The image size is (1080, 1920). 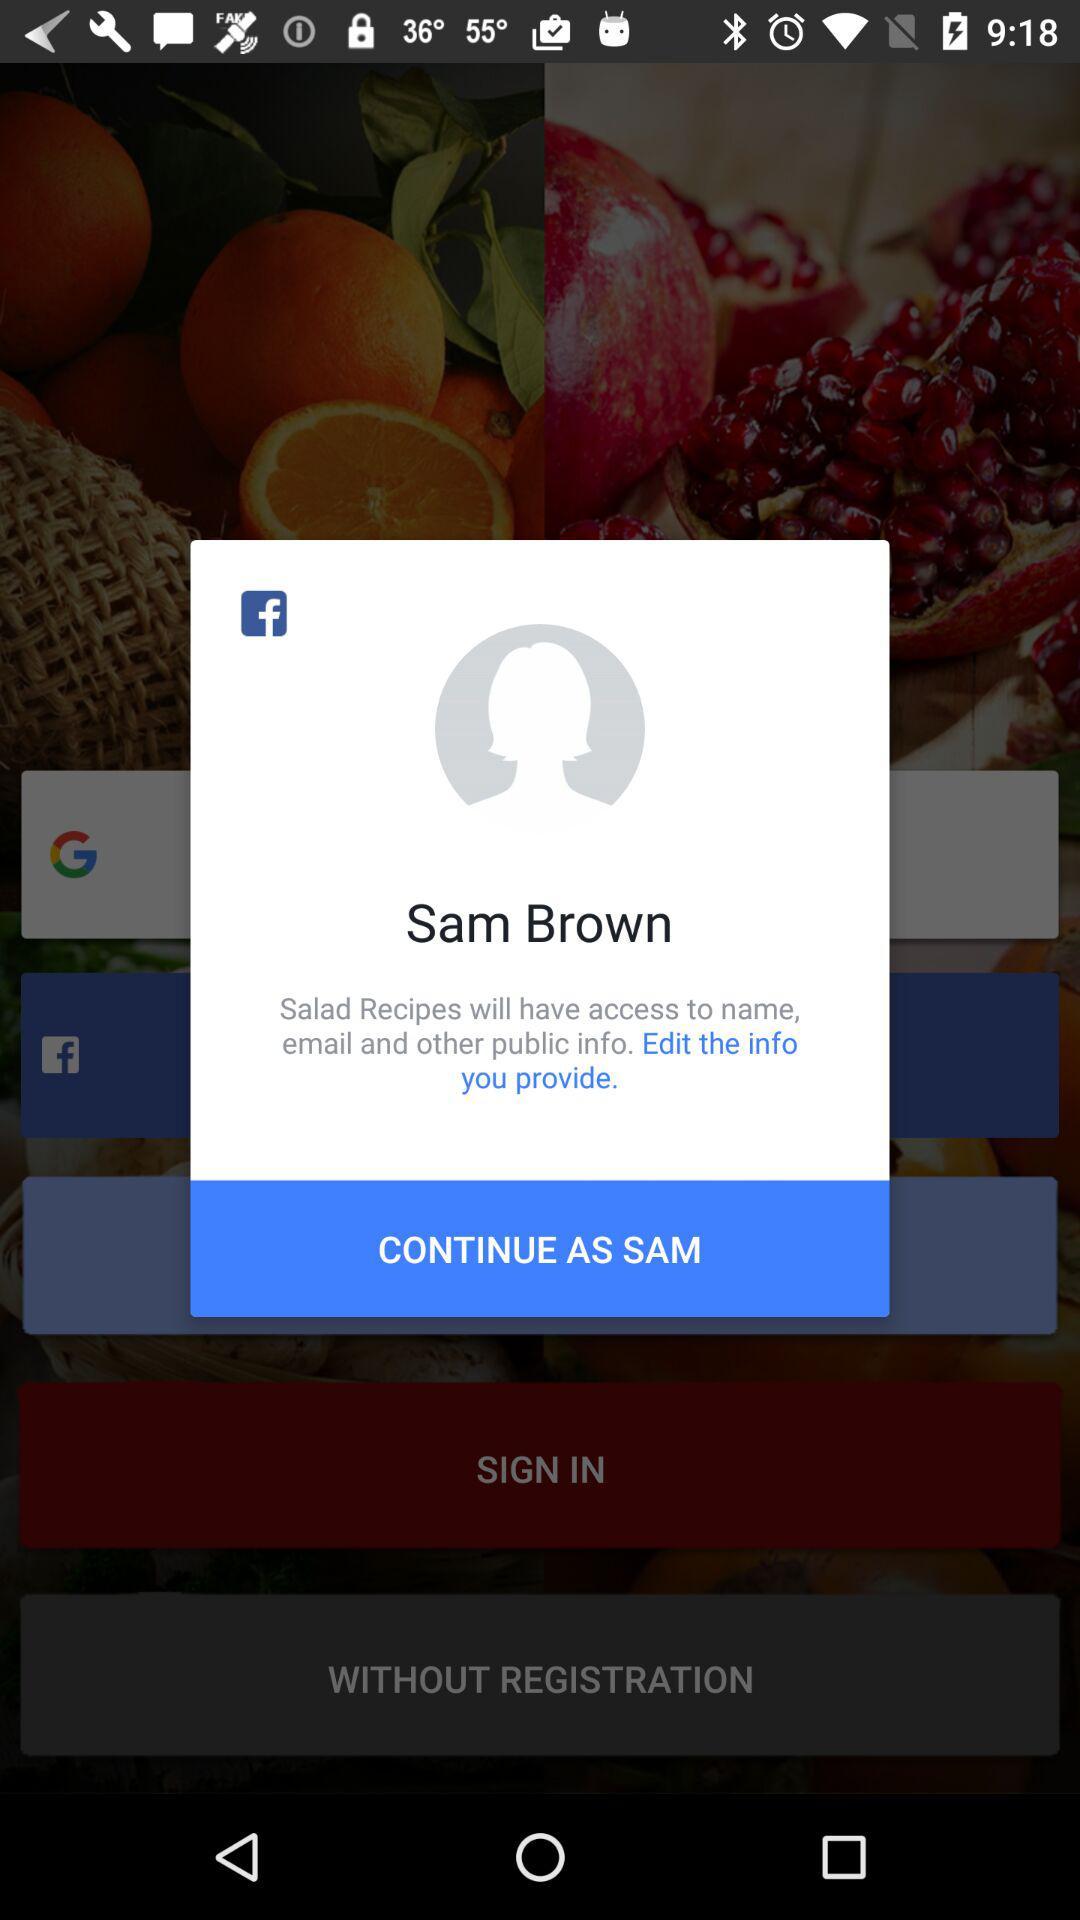 I want to click on the icon above continue as sam, so click(x=540, y=1041).